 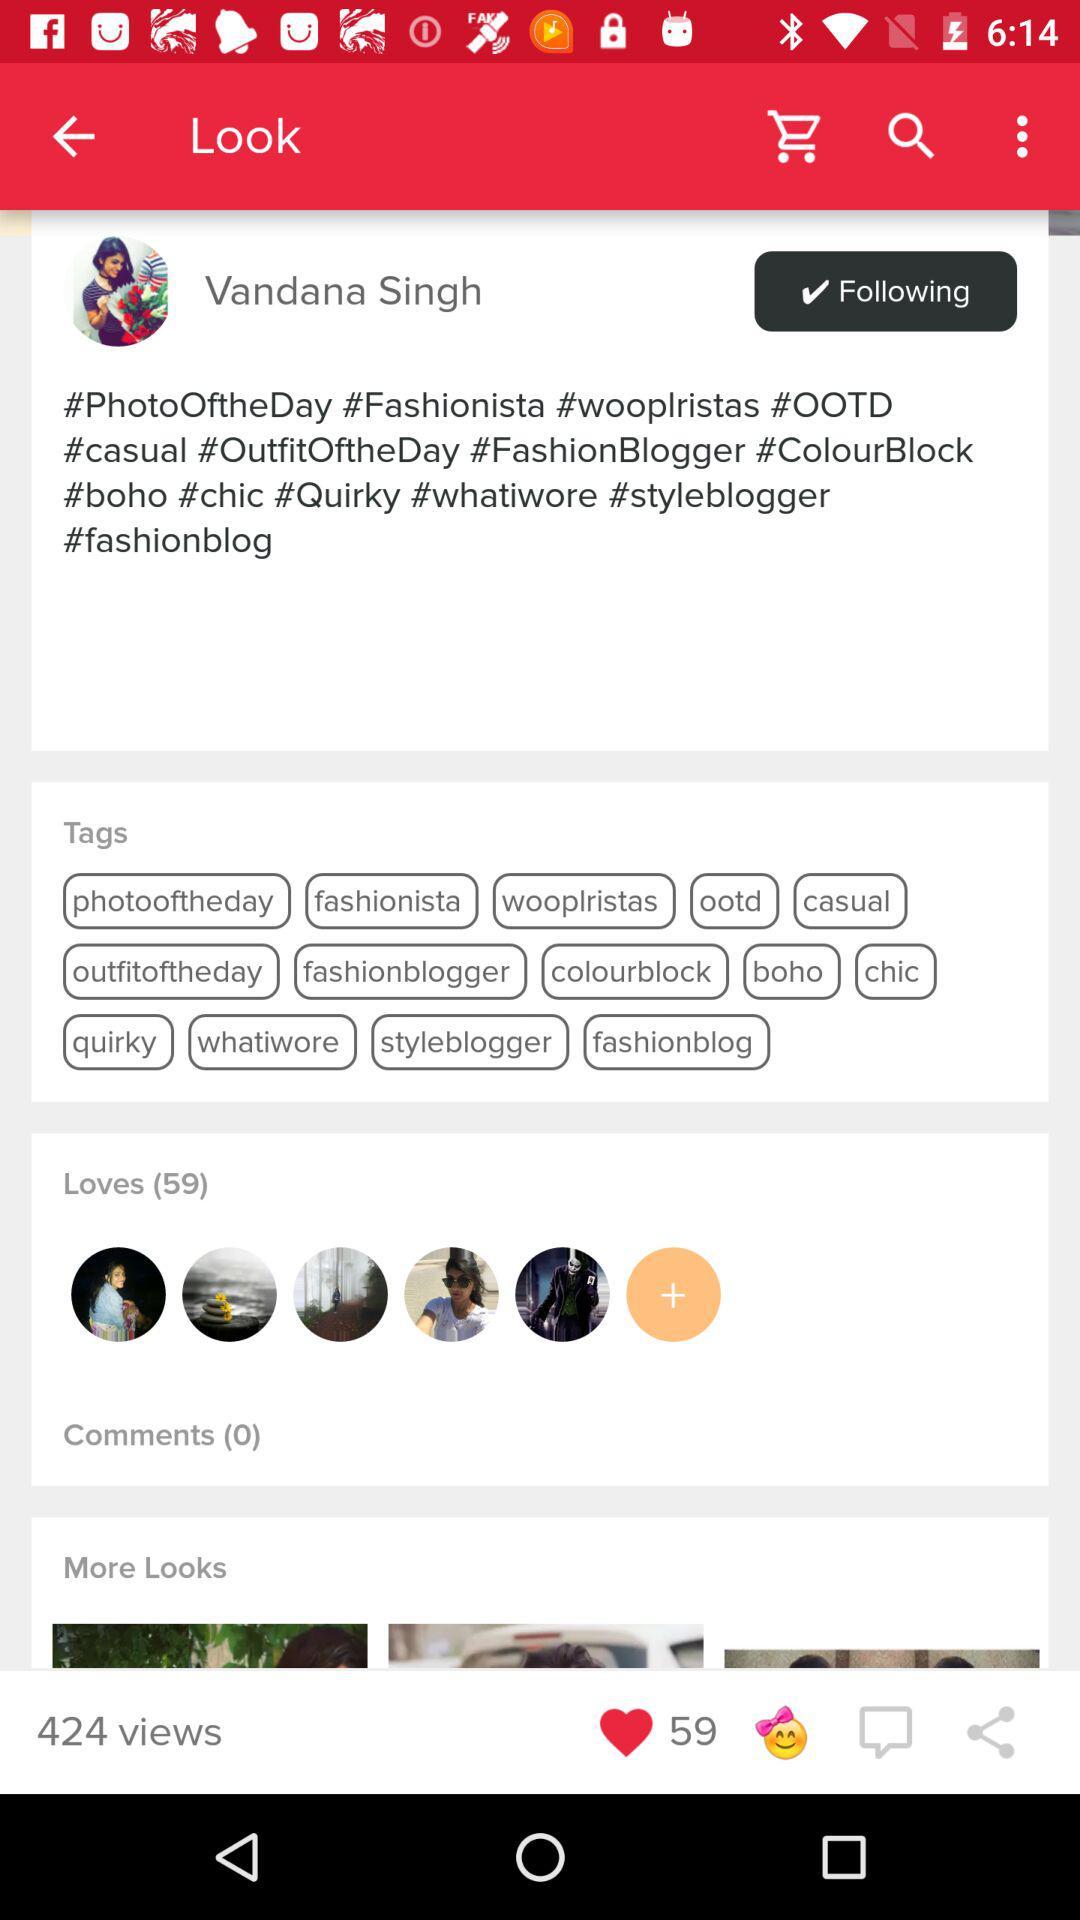 I want to click on share content on social media, so click(x=990, y=1731).